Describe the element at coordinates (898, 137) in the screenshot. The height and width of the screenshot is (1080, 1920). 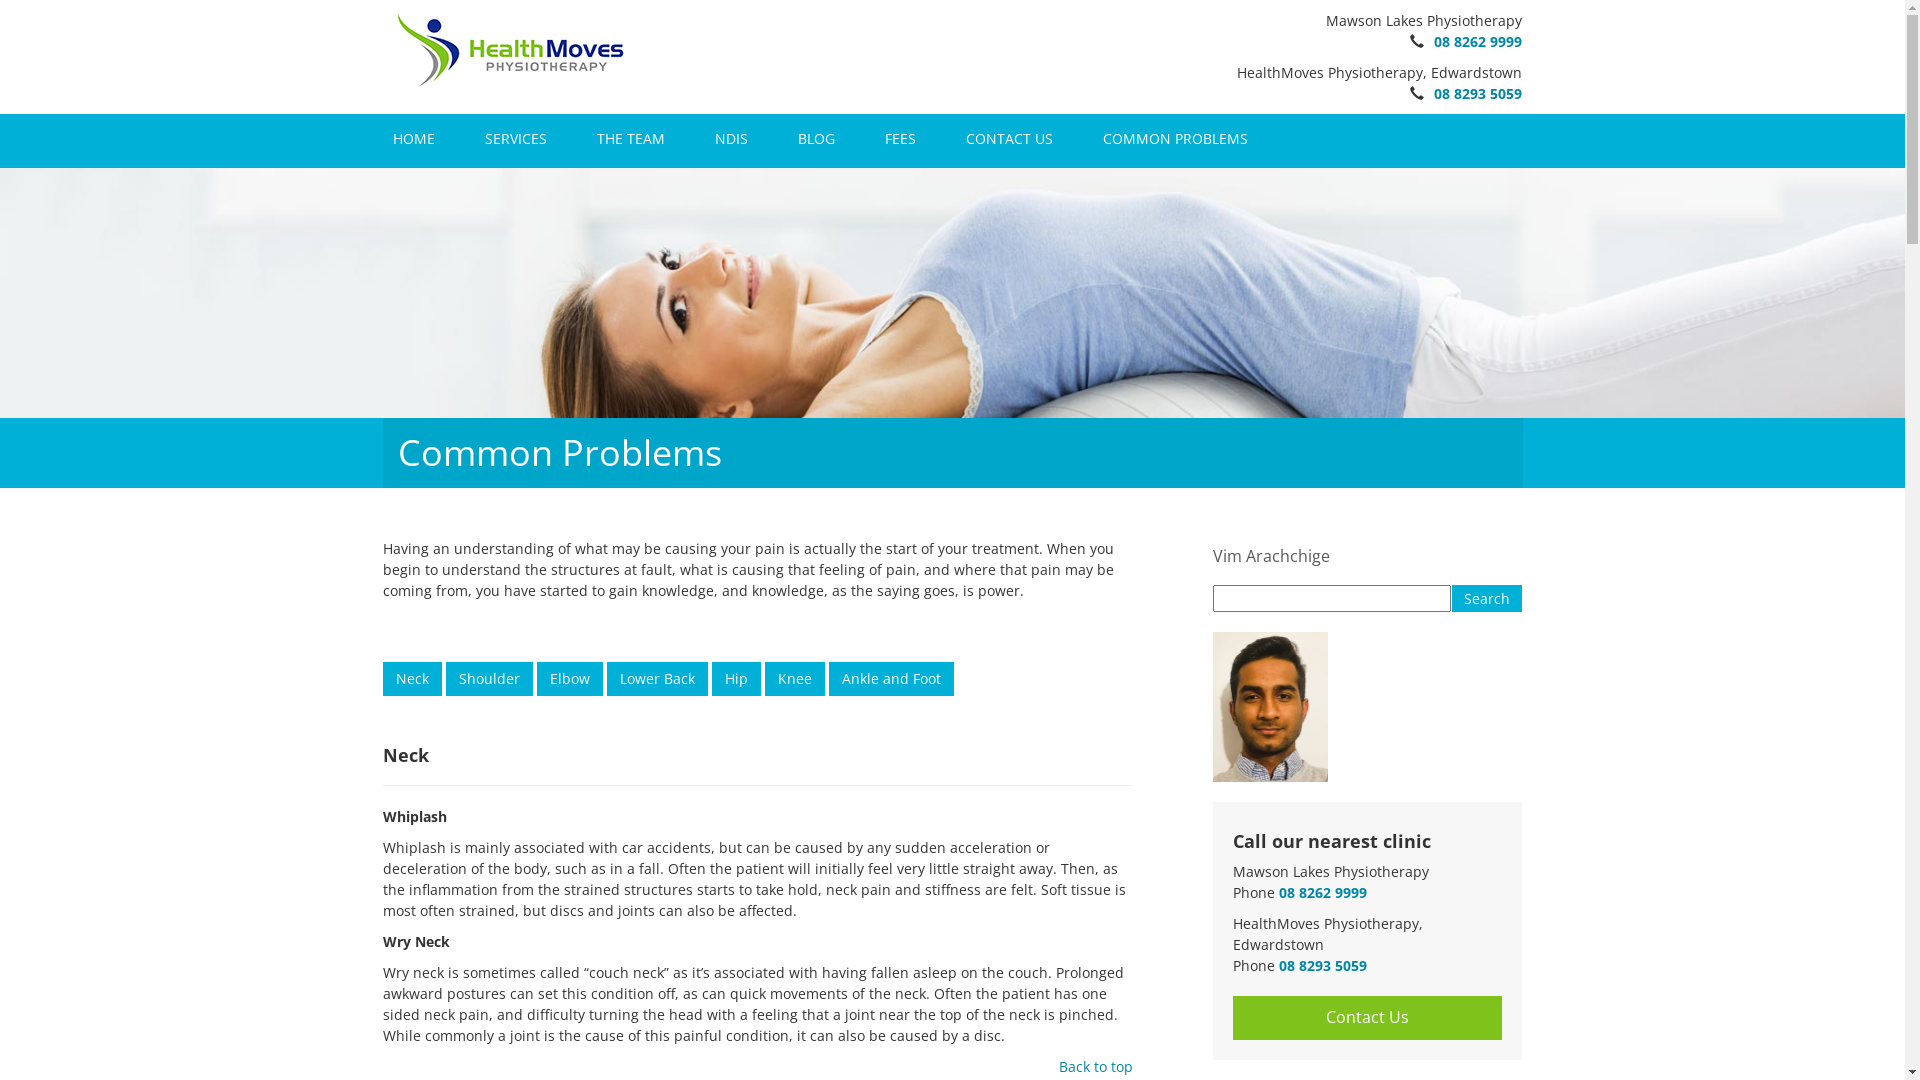
I see `'FEES'` at that location.